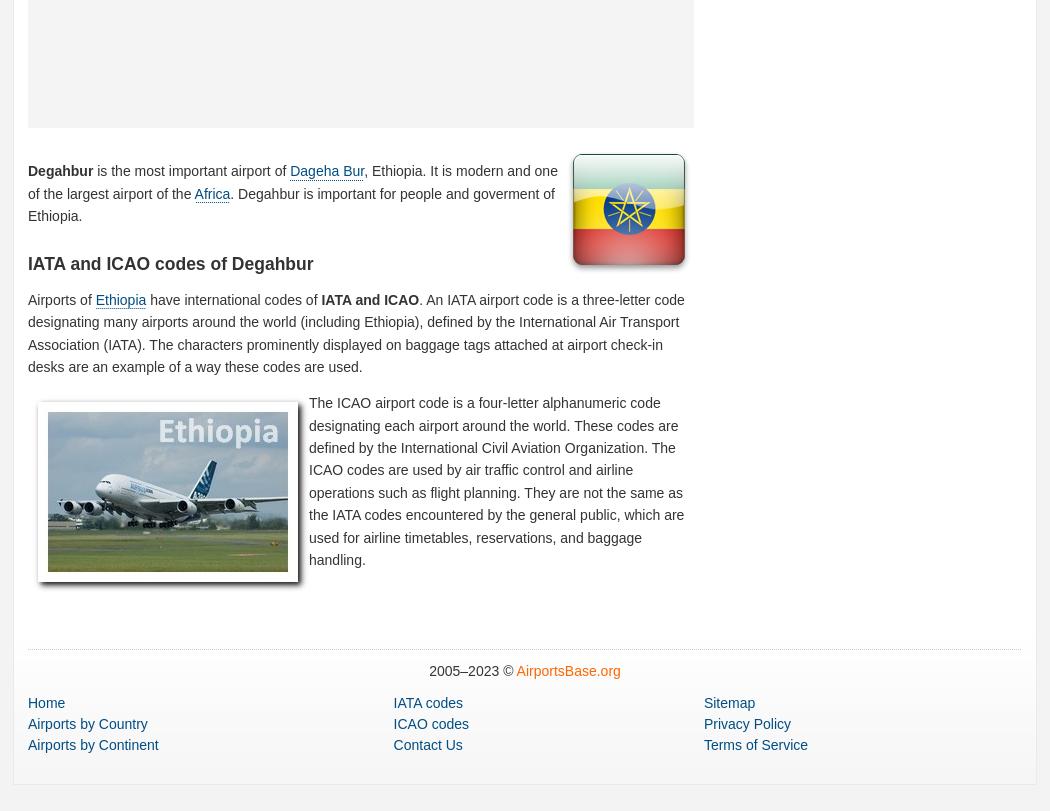  I want to click on 'Dageha Bur', so click(326, 171).